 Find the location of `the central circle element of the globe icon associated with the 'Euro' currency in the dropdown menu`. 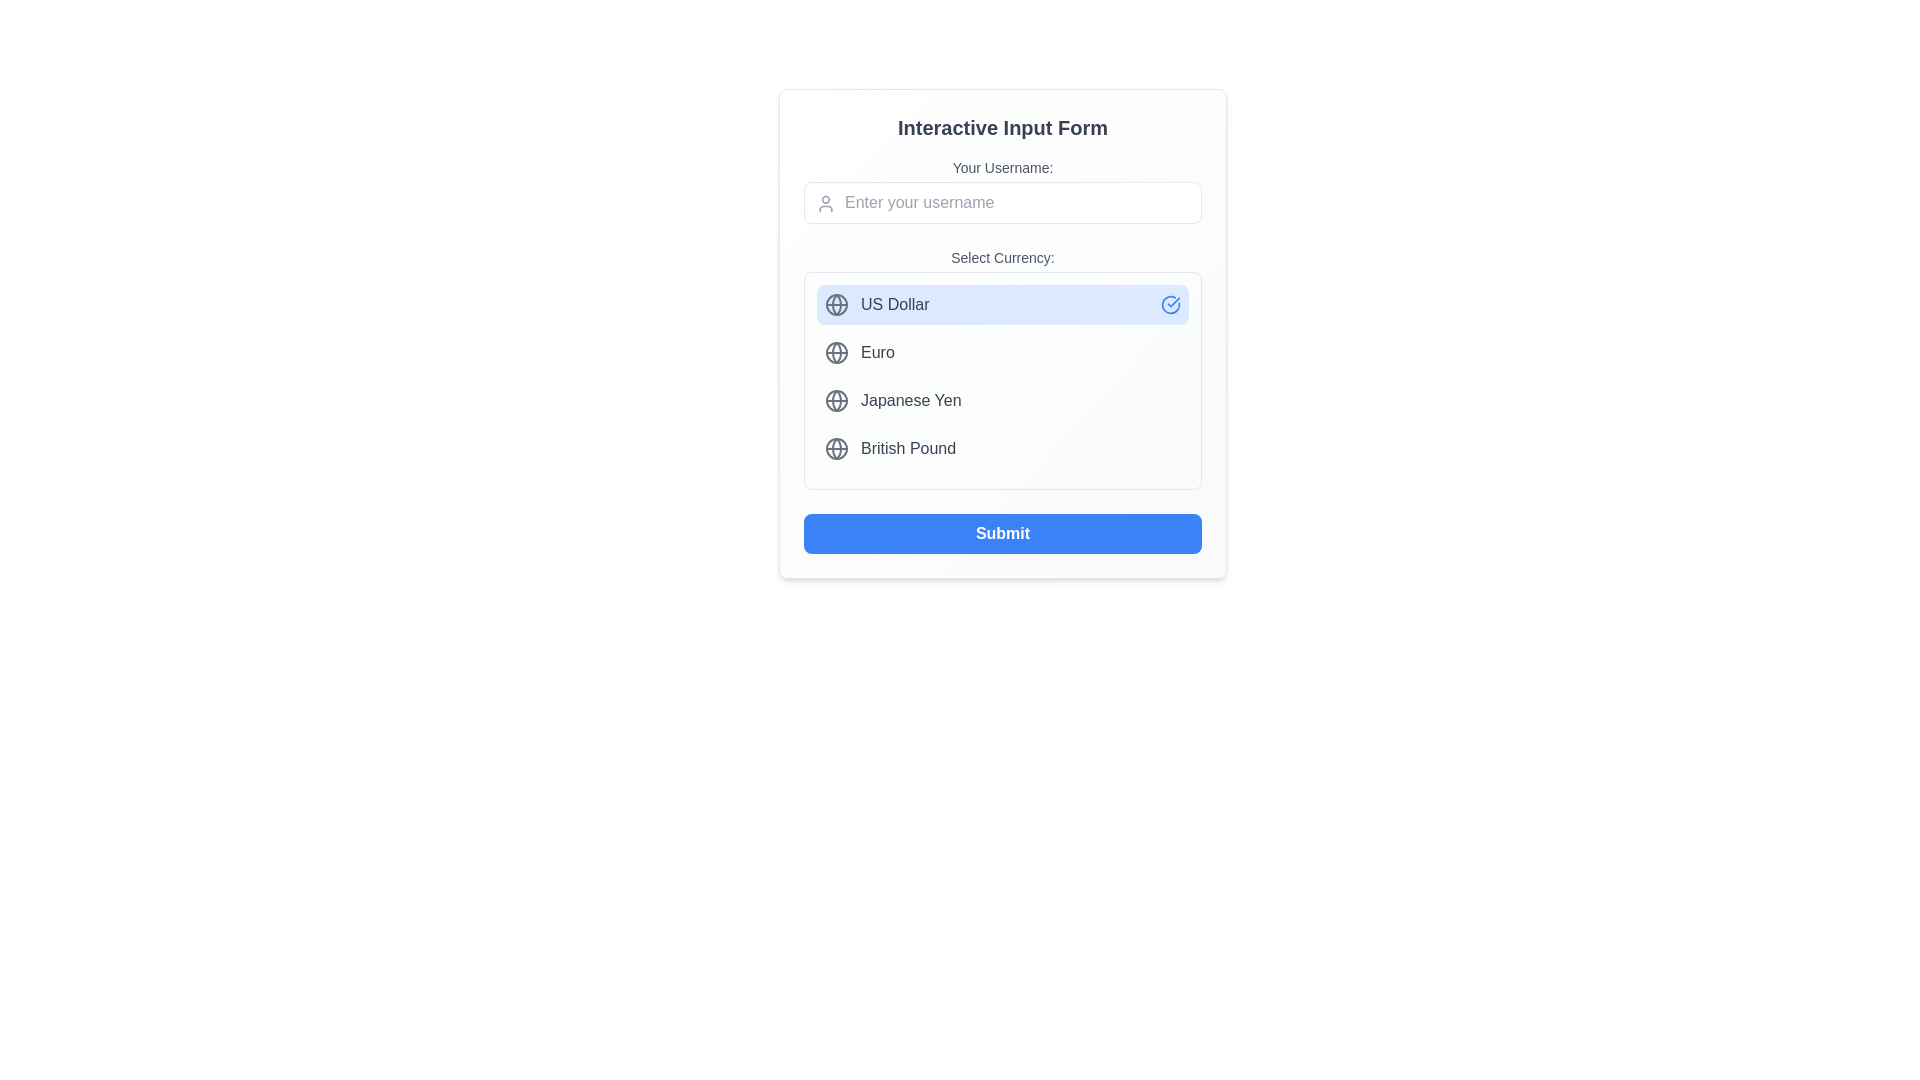

the central circle element of the globe icon associated with the 'Euro' currency in the dropdown menu is located at coordinates (836, 352).